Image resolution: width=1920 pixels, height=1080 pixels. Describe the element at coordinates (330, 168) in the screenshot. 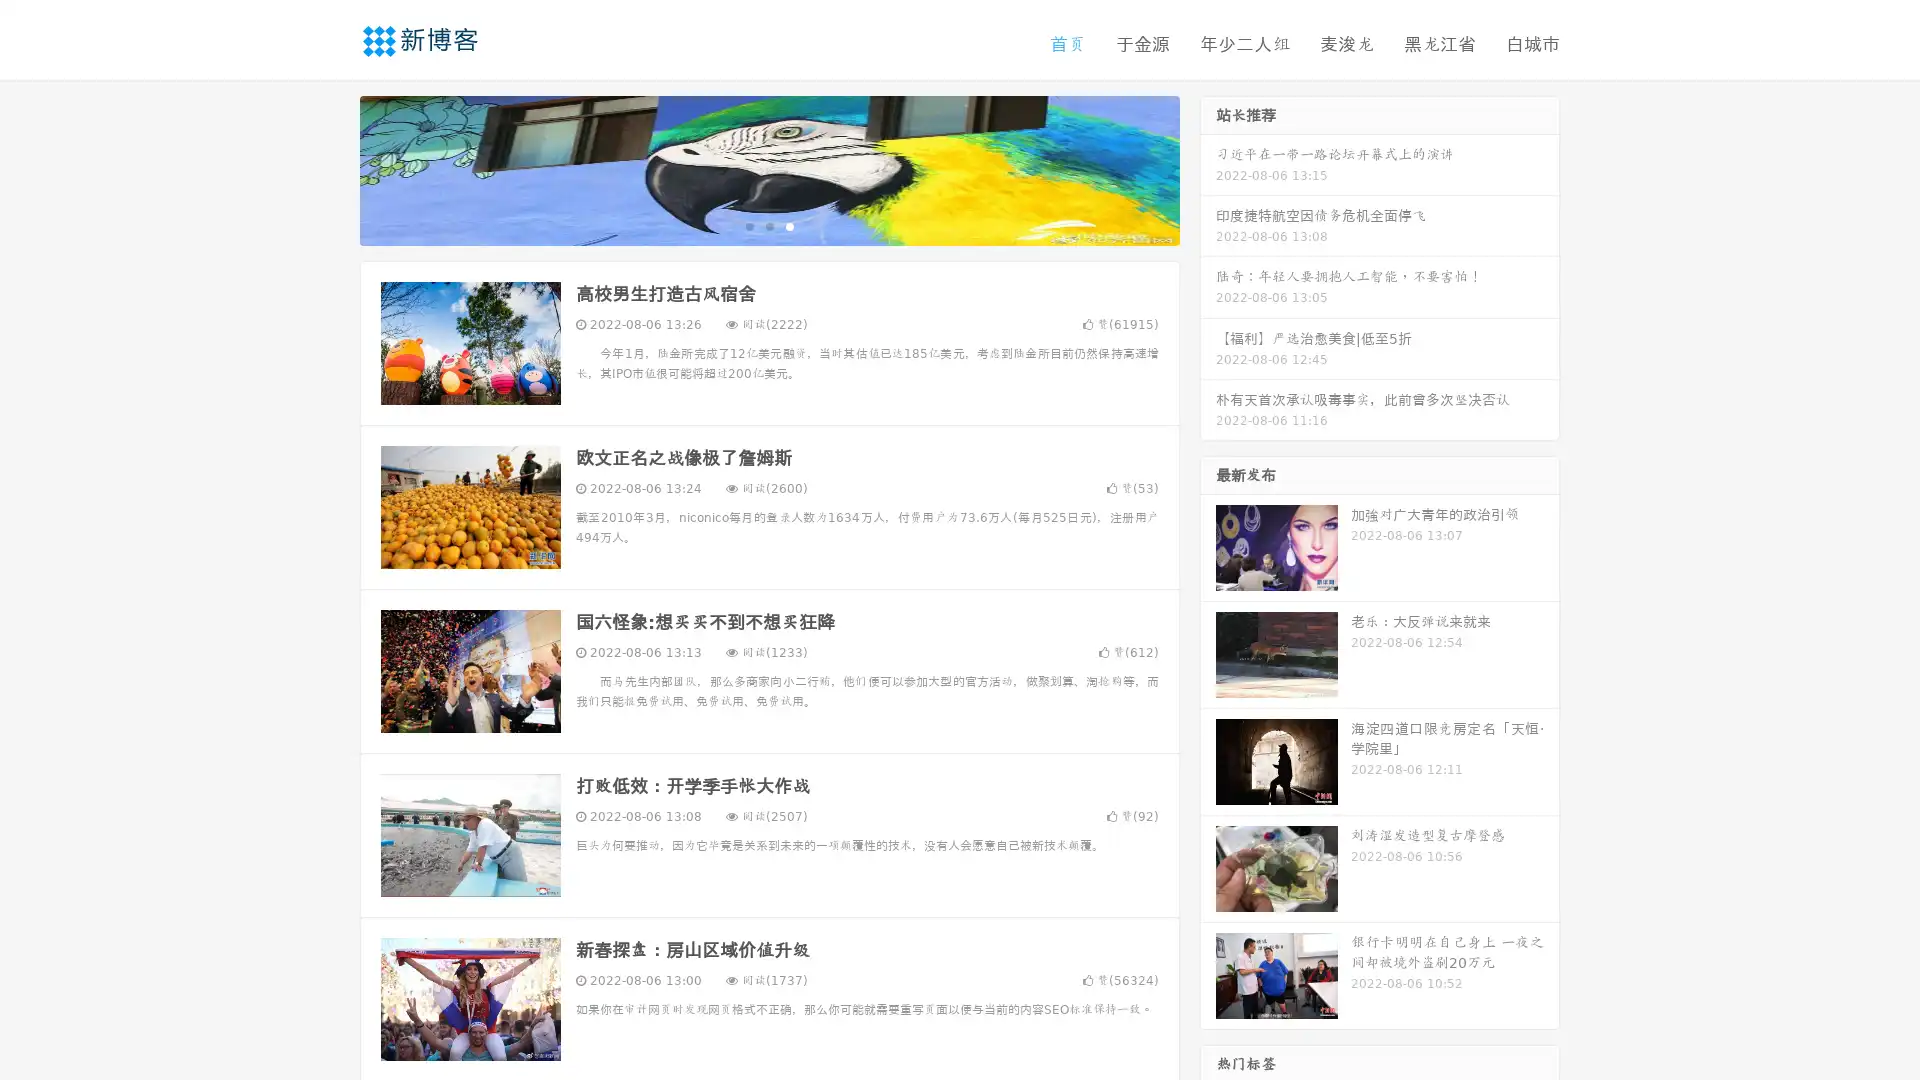

I see `Previous slide` at that location.